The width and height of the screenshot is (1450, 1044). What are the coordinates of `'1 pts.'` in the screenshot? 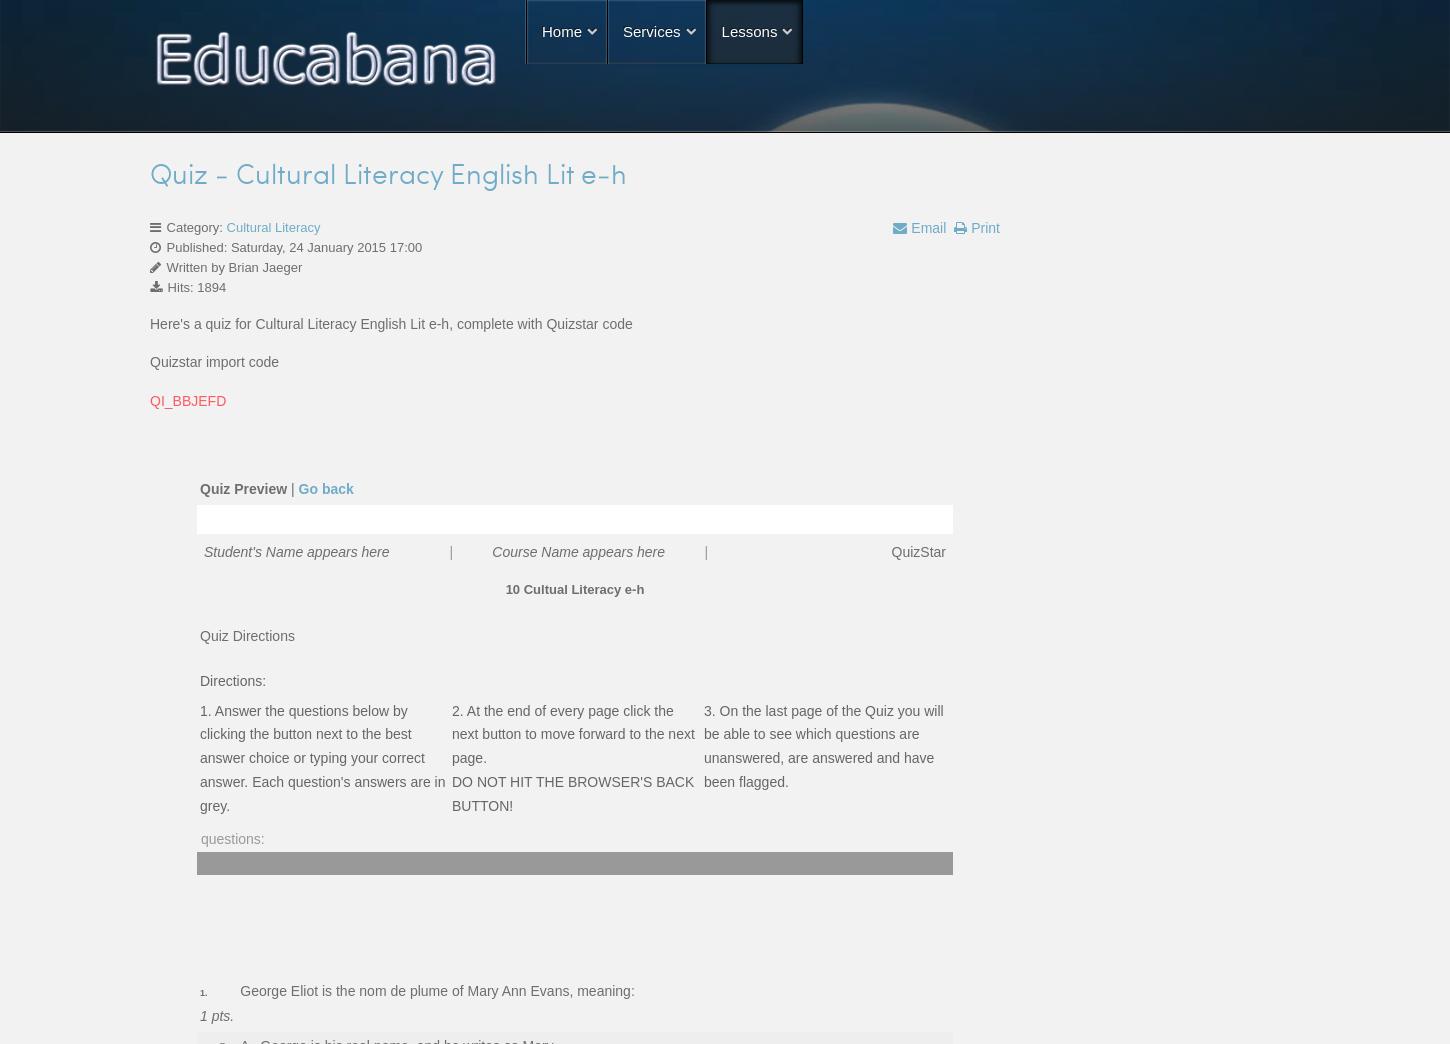 It's located at (216, 1016).